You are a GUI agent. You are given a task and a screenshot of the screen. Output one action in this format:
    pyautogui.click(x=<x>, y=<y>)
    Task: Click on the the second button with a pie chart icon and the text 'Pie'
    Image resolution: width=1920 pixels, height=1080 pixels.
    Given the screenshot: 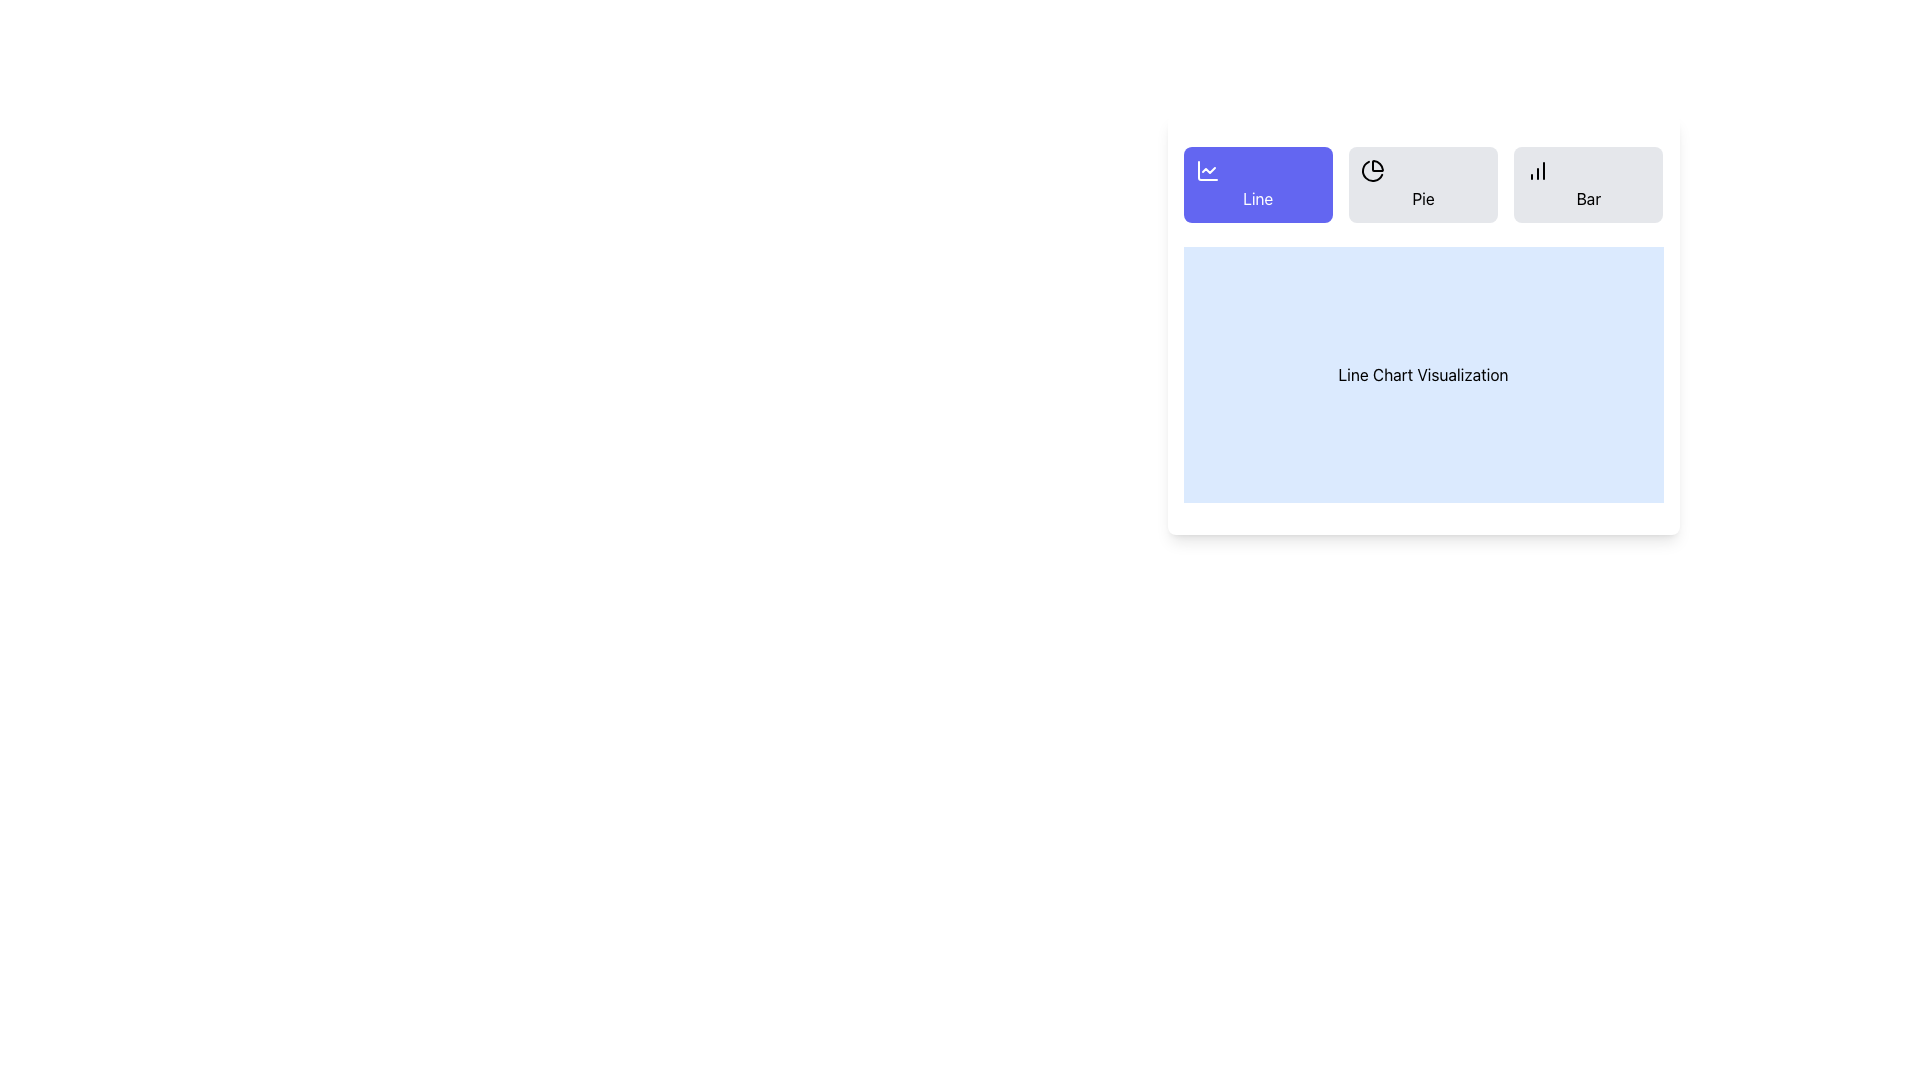 What is the action you would take?
    pyautogui.click(x=1422, y=185)
    